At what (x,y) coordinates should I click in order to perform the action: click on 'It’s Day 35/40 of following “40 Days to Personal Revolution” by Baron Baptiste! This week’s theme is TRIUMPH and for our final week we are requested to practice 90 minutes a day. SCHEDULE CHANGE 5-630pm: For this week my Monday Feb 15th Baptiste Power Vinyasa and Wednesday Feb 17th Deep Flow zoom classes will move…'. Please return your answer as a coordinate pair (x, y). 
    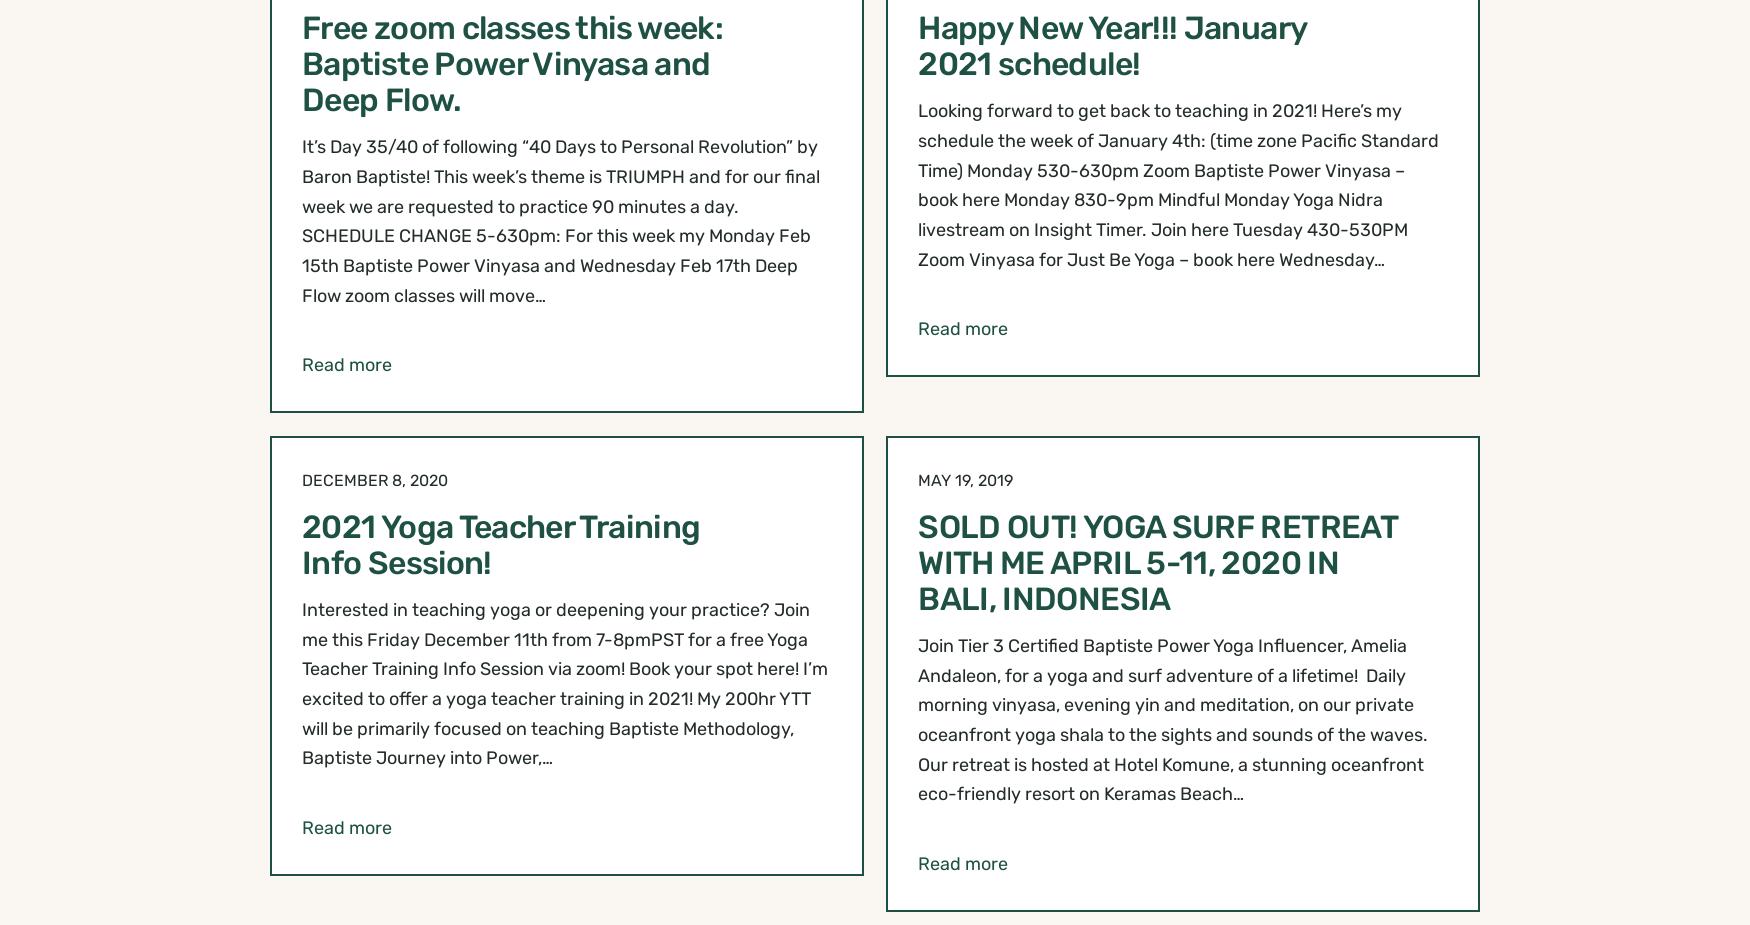
    Looking at the image, I should click on (560, 219).